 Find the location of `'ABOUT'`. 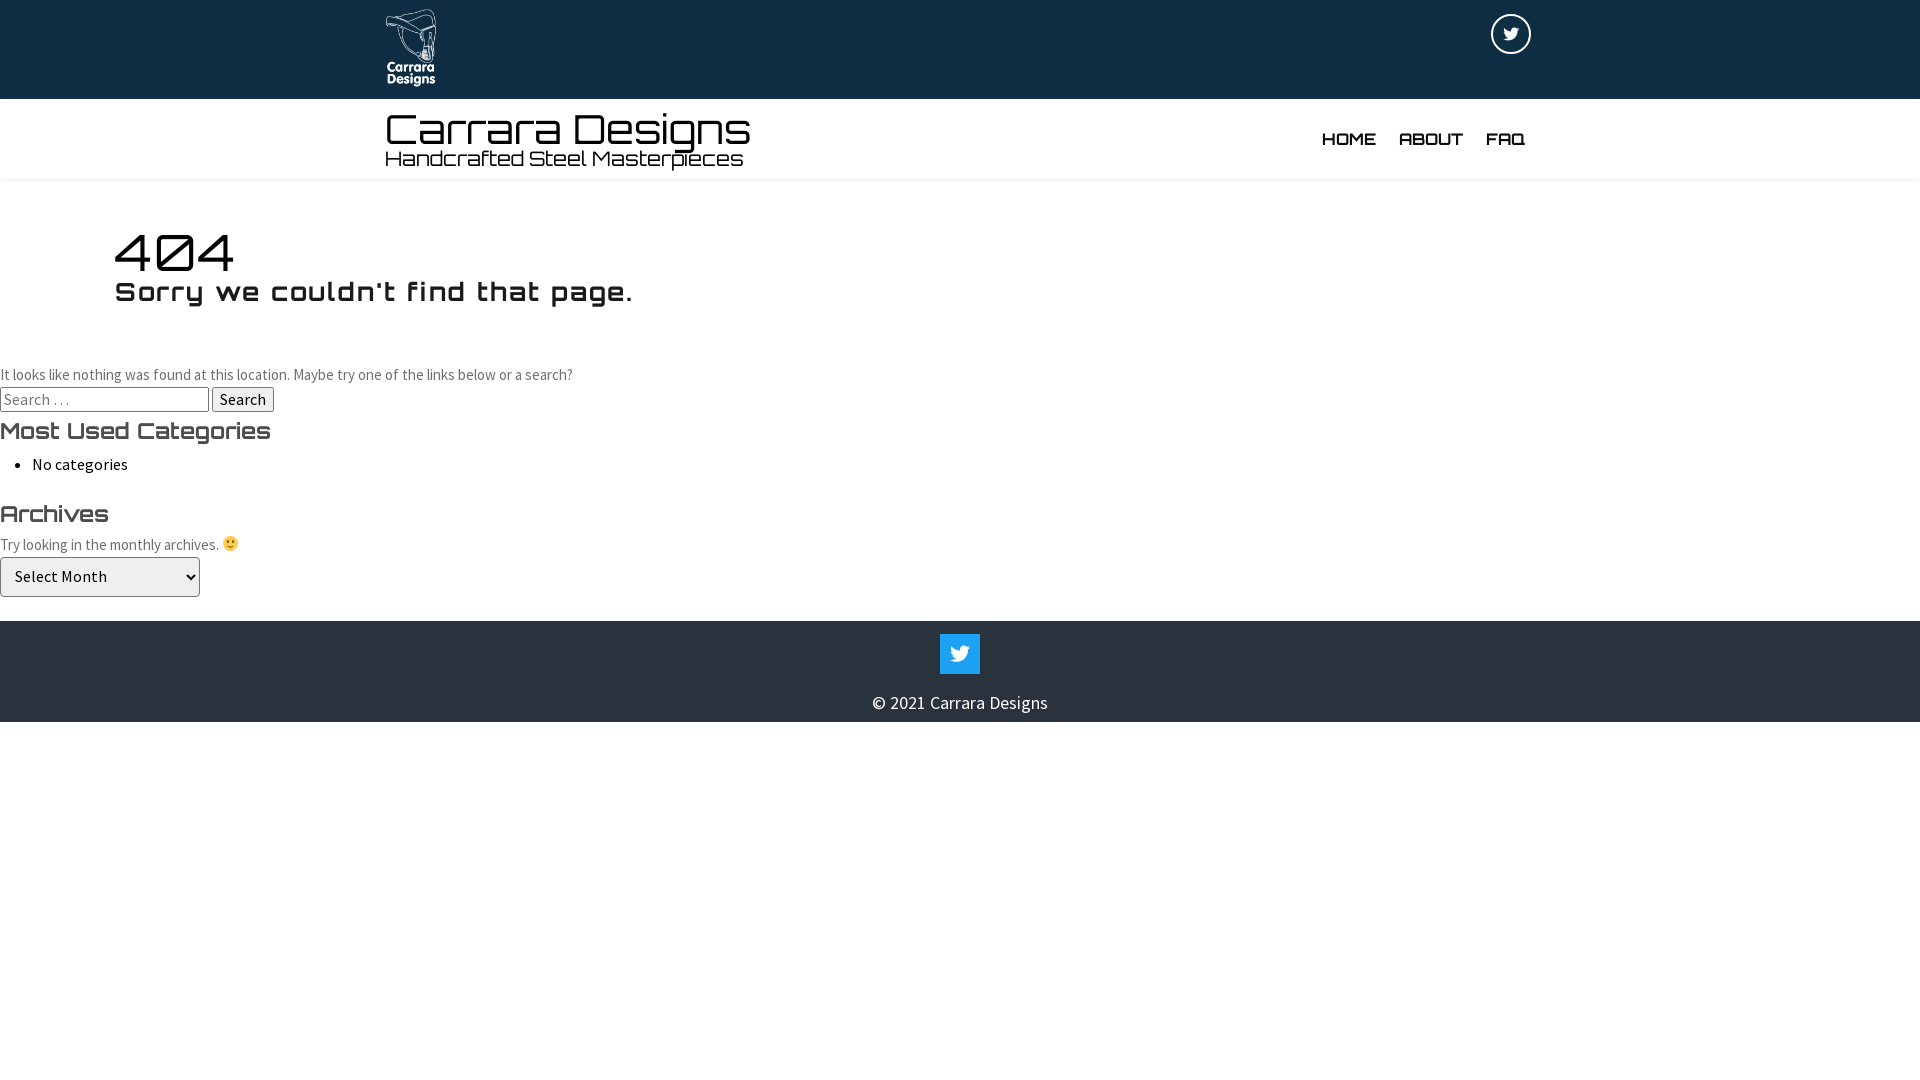

'ABOUT' is located at coordinates (1429, 138).